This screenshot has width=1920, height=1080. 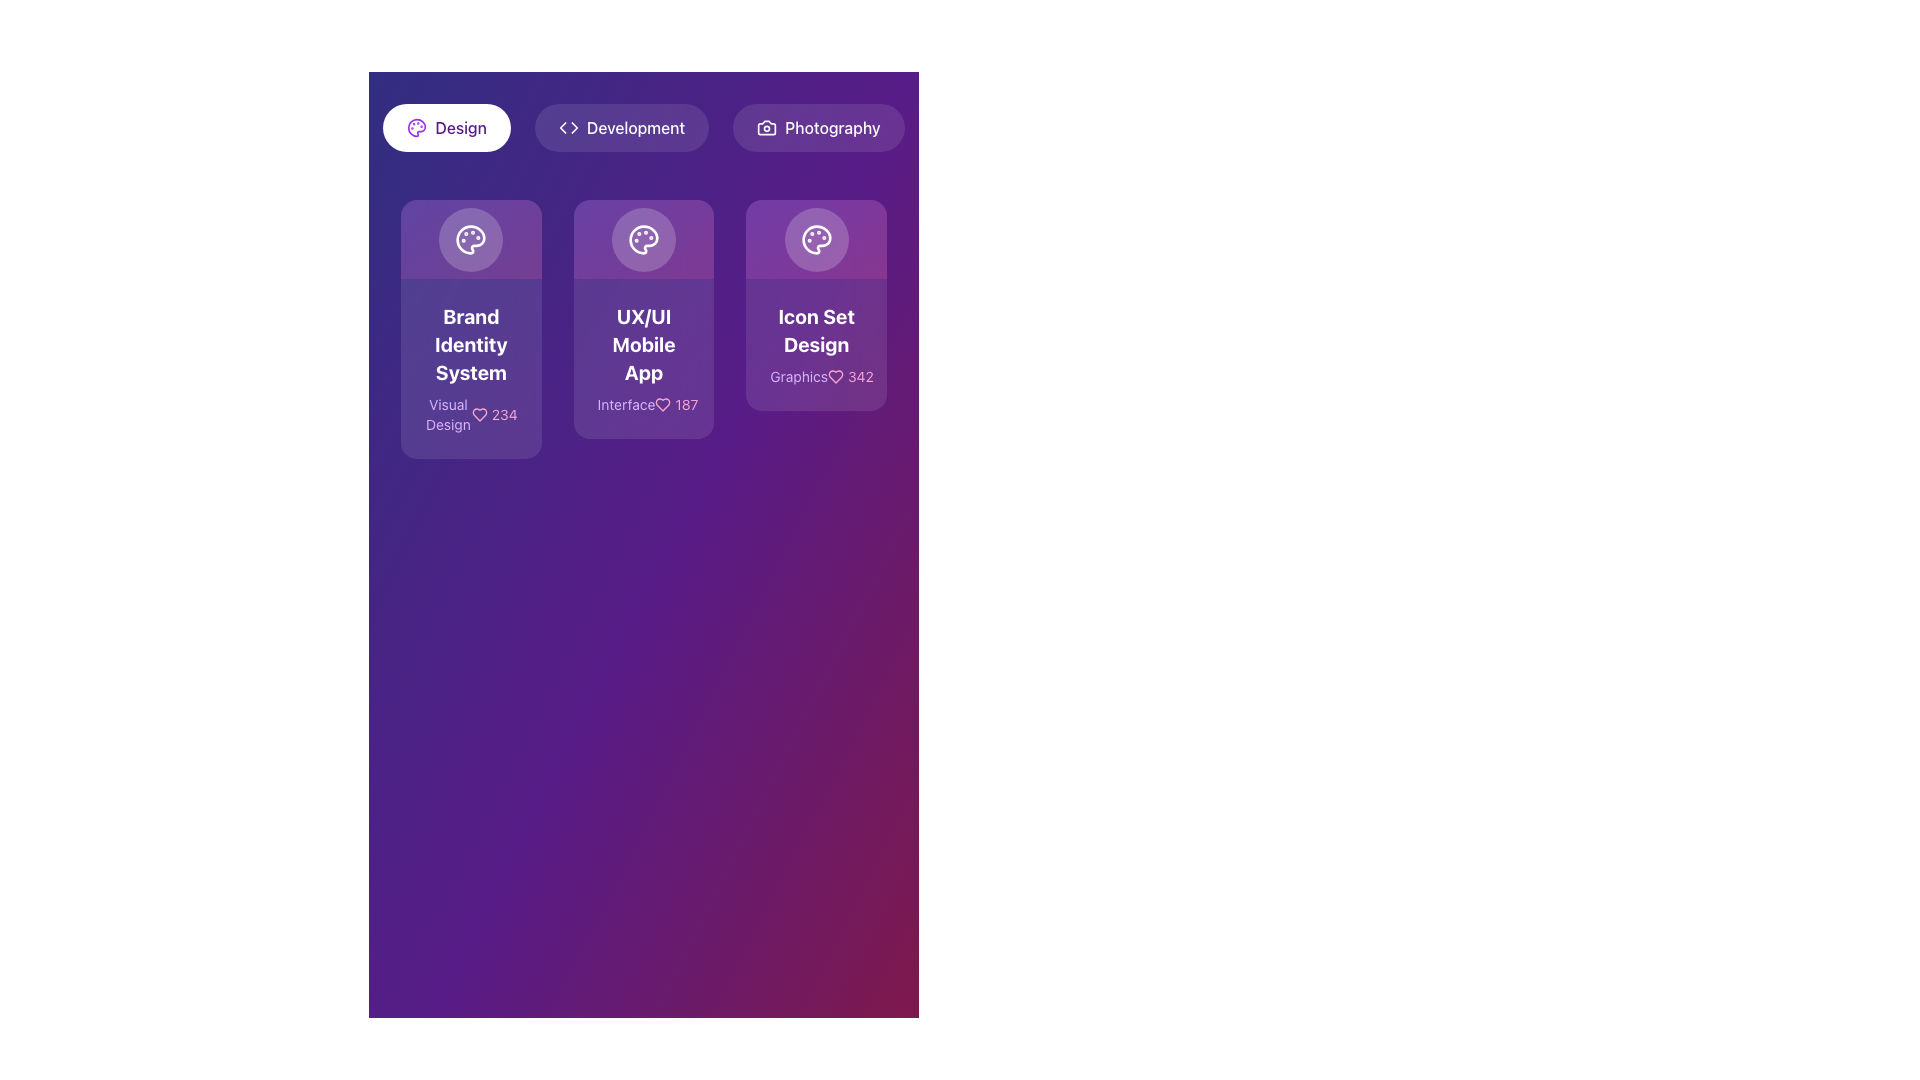 What do you see at coordinates (816, 238) in the screenshot?
I see `the visual representation of the decorative icon for the 'Icon Set Design' project, located at the top-center of the card labeled 'Graphics 342'` at bounding box center [816, 238].